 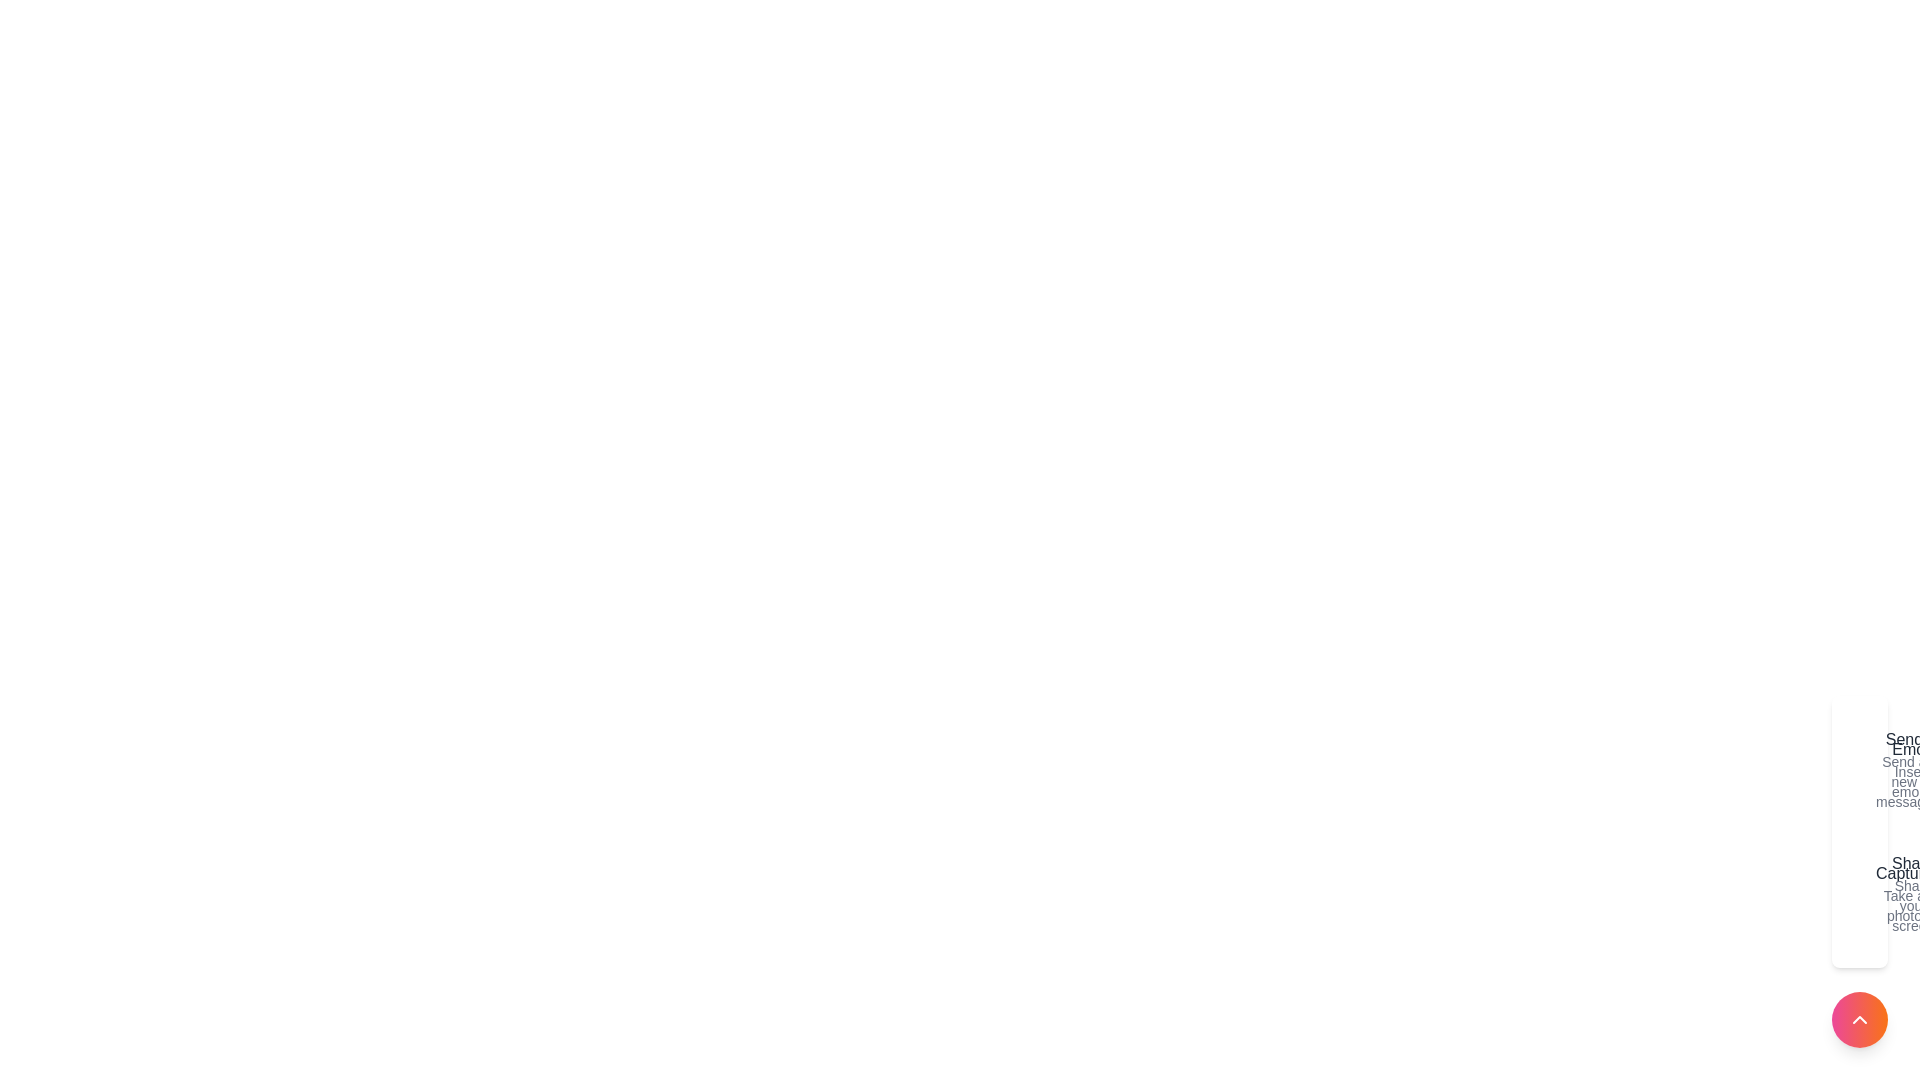 What do you see at coordinates (1862, 769) in the screenshot?
I see `the action Send to highlight it` at bounding box center [1862, 769].